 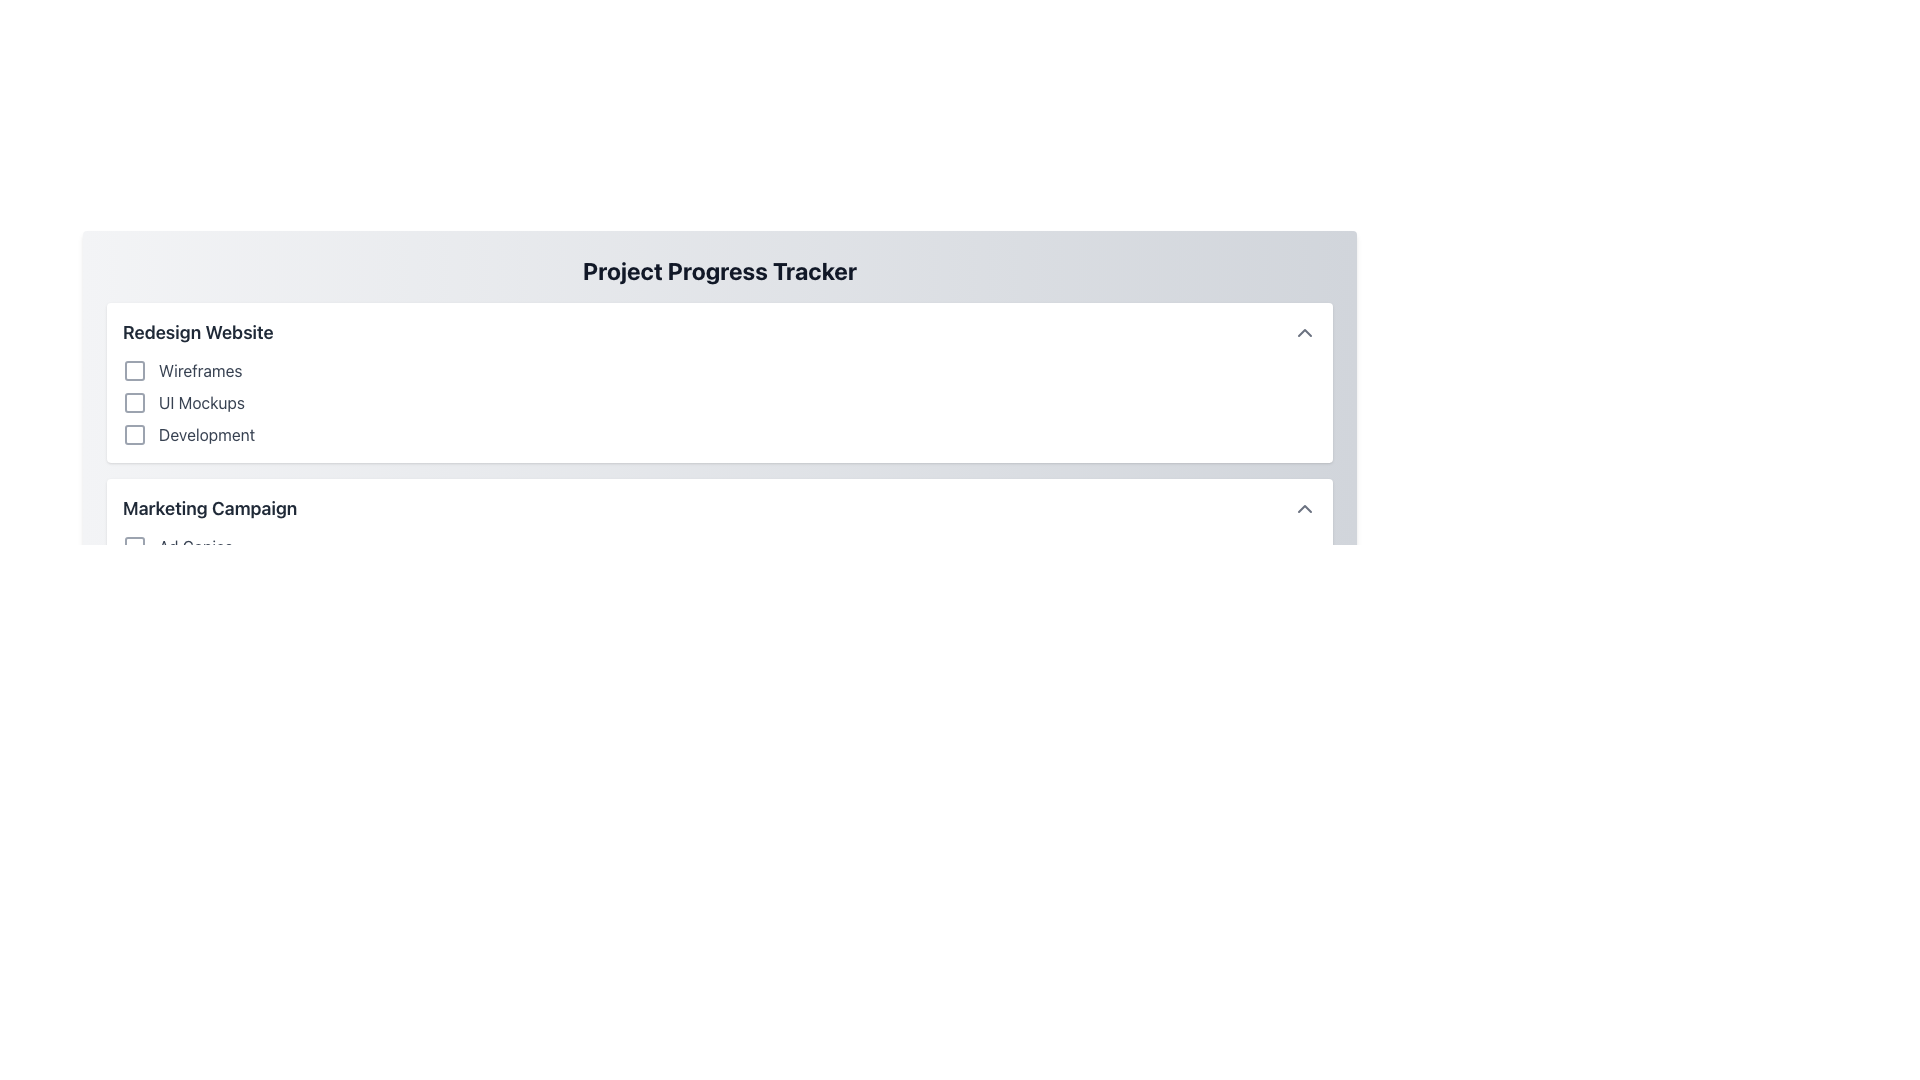 I want to click on the checkbox associated with the third Text Label in the 'Project Progress Tracker' interface, which is under 'Redesign Website', so click(x=207, y=434).